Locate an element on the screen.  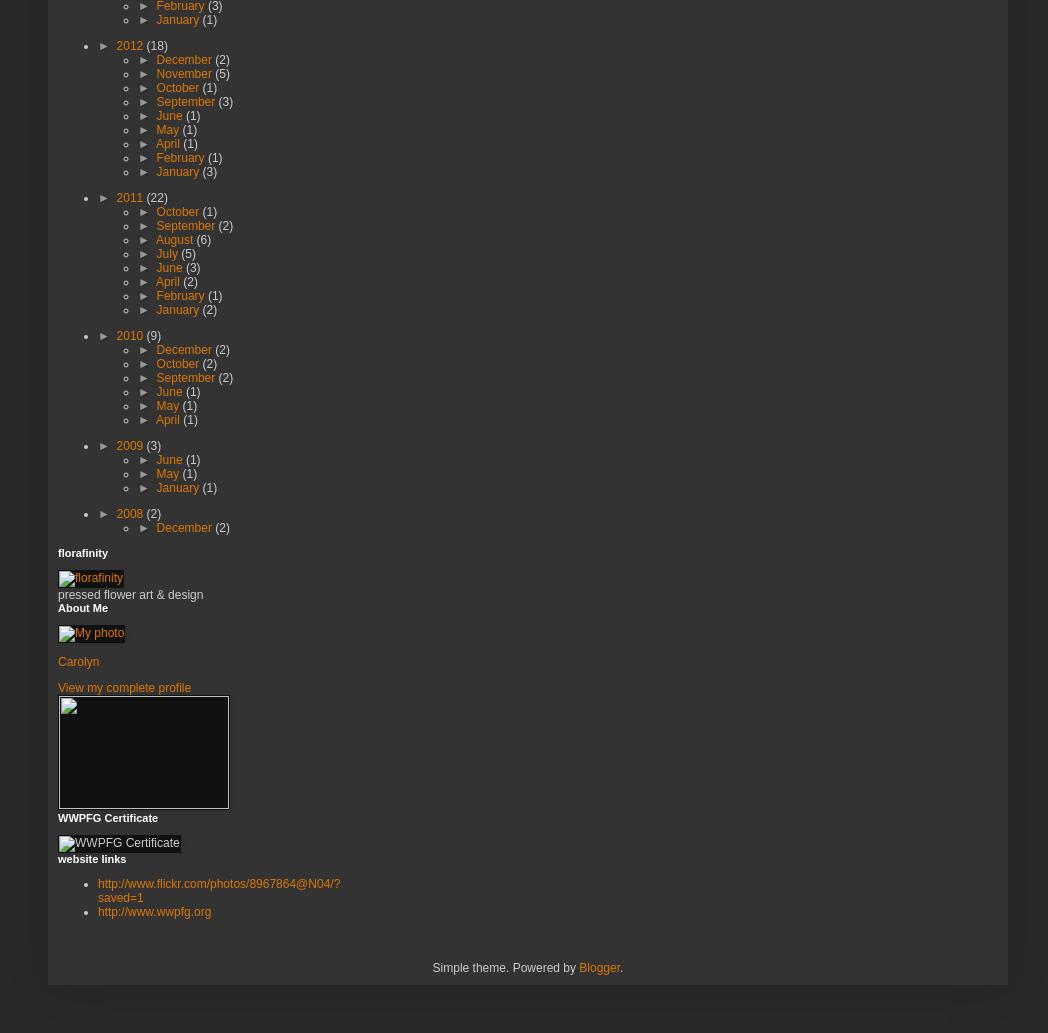
'Blogger' is located at coordinates (579, 965).